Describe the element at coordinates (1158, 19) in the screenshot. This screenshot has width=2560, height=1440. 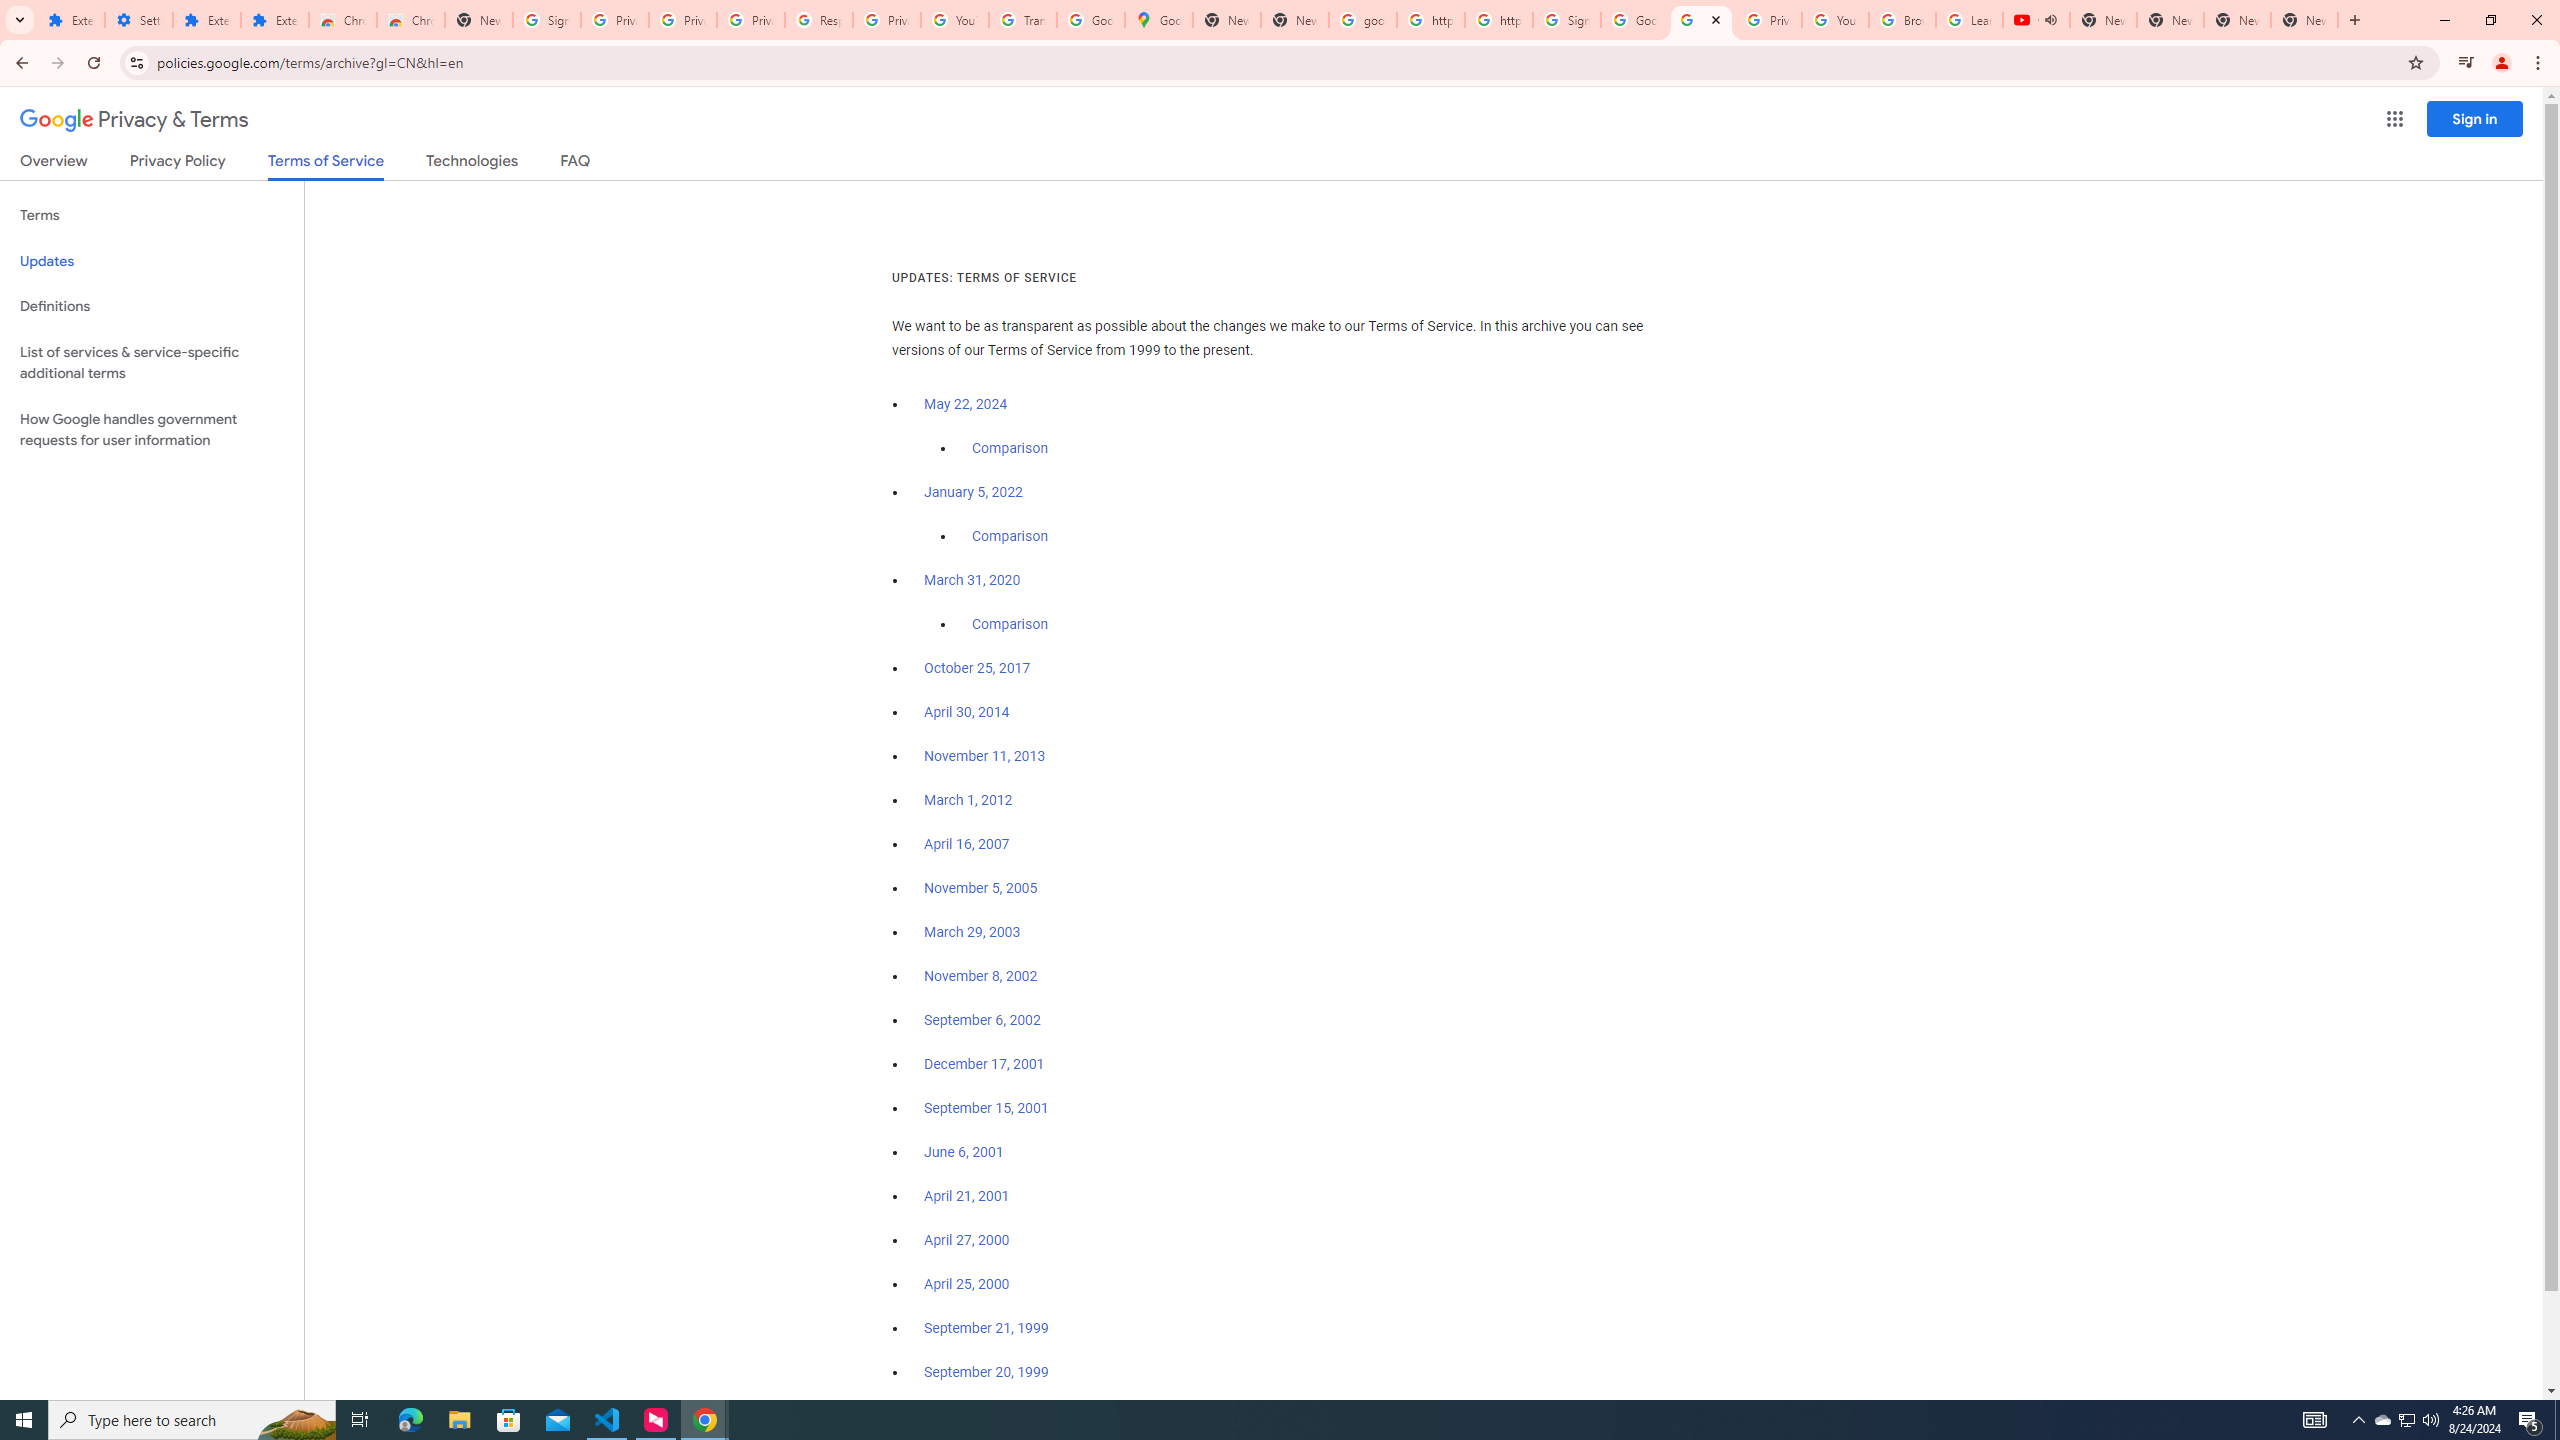
I see `'Google Maps'` at that location.